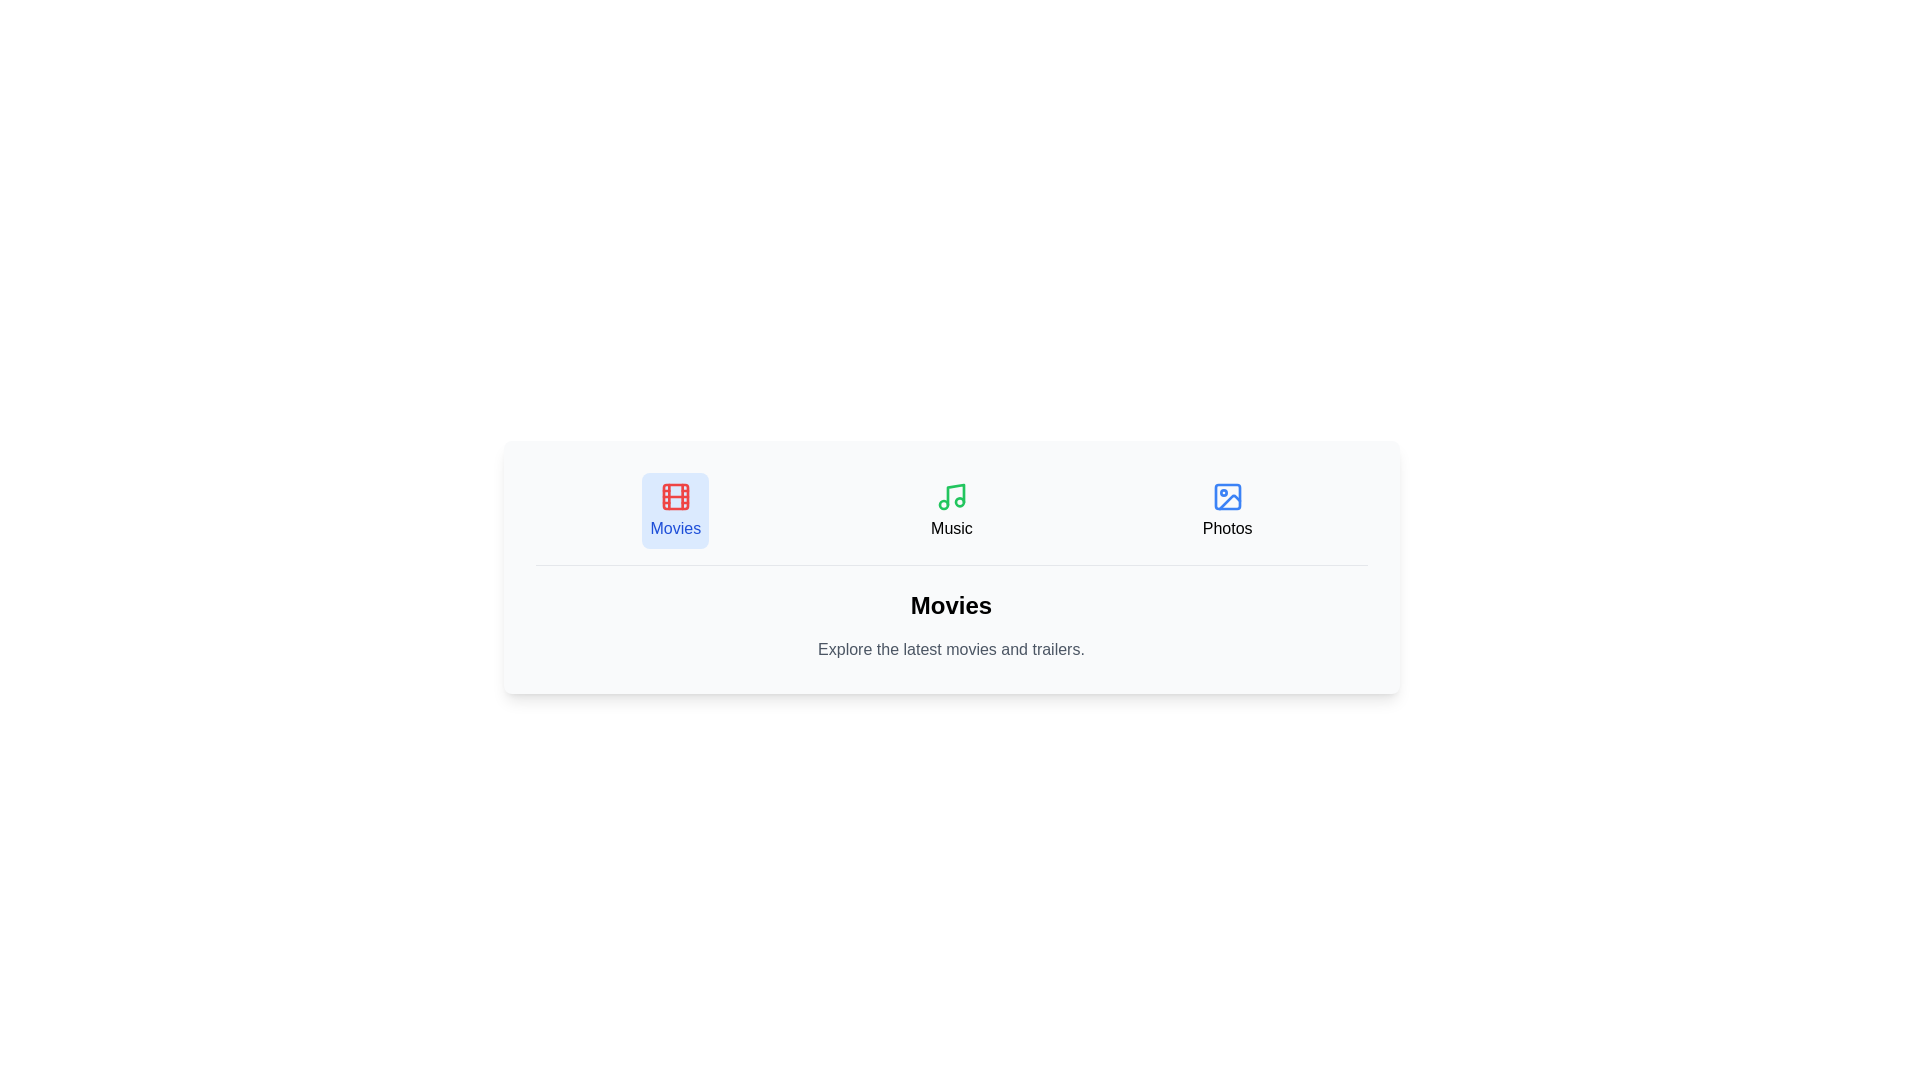 Image resolution: width=1920 pixels, height=1080 pixels. I want to click on the Photos tab by clicking on its button, so click(1227, 509).